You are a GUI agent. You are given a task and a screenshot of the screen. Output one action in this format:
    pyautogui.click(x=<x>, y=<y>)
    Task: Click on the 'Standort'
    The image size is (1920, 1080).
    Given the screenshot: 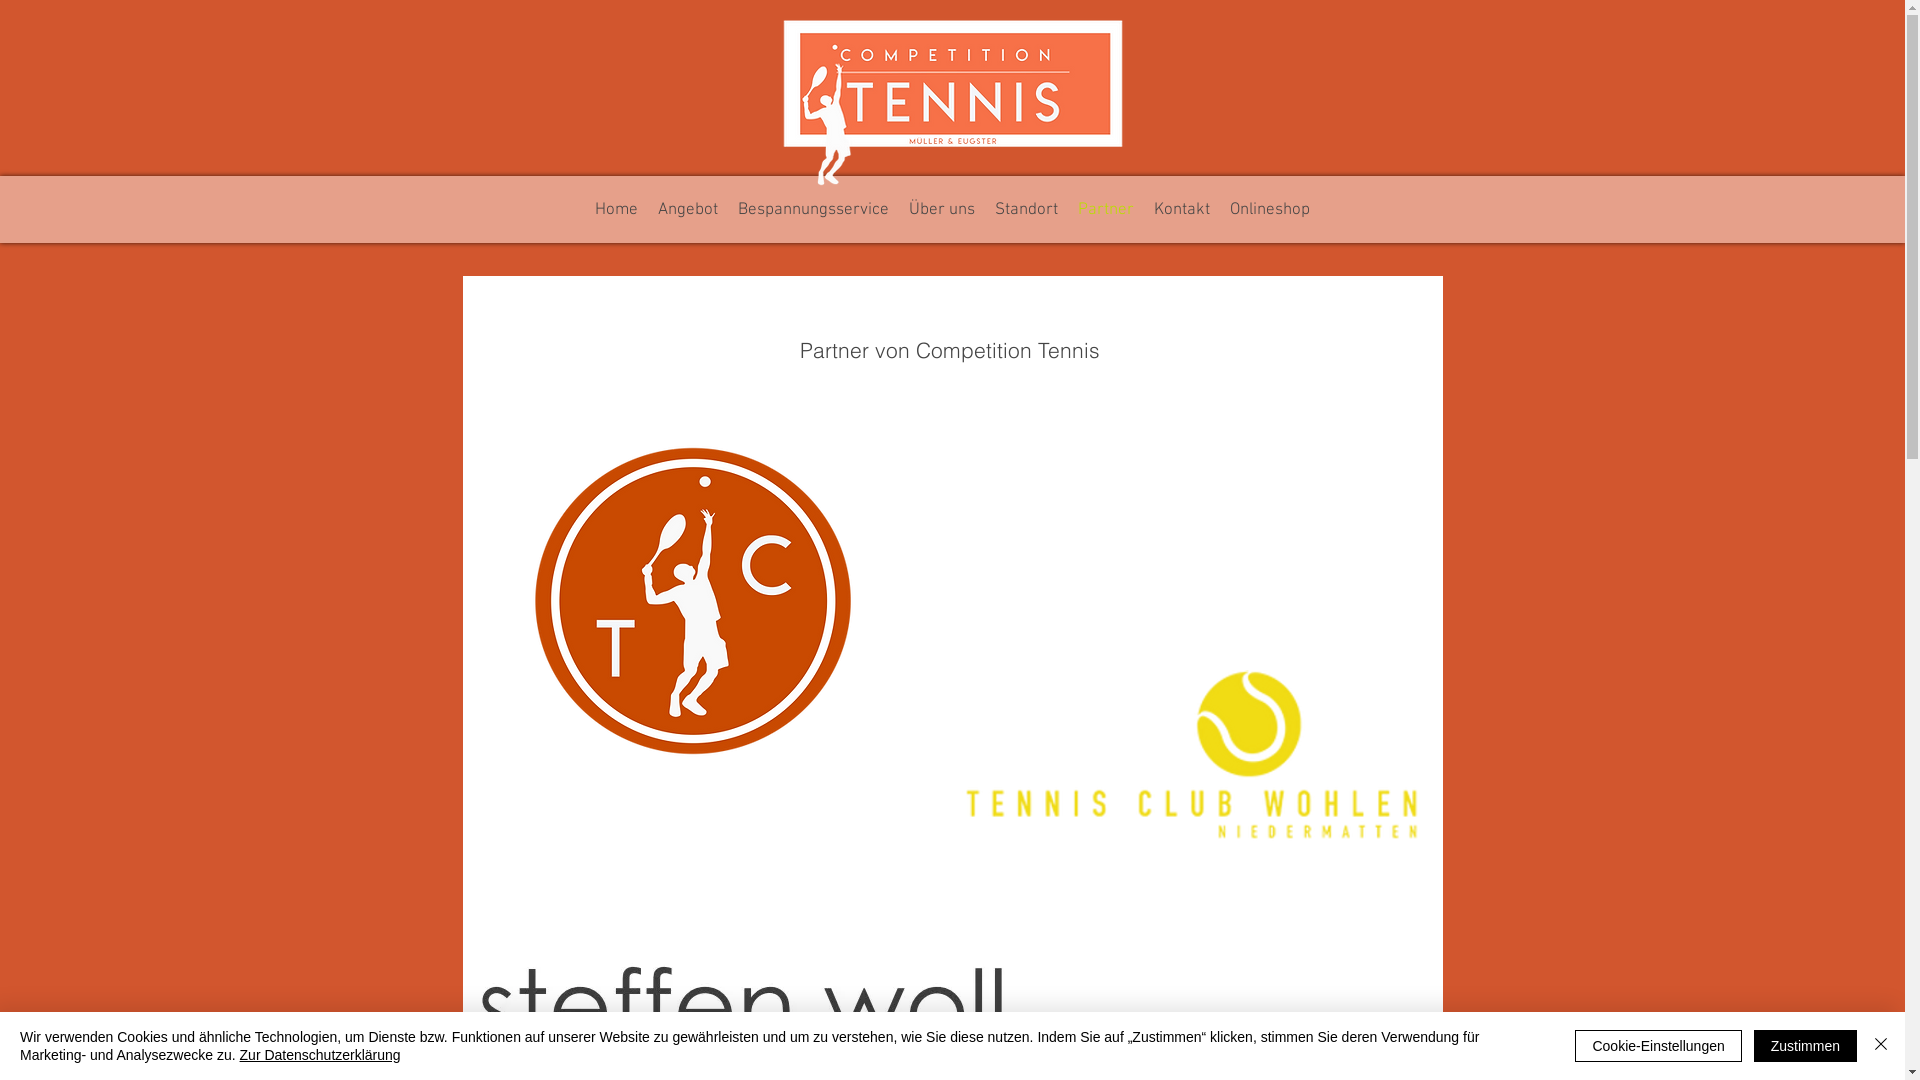 What is the action you would take?
    pyautogui.click(x=983, y=209)
    